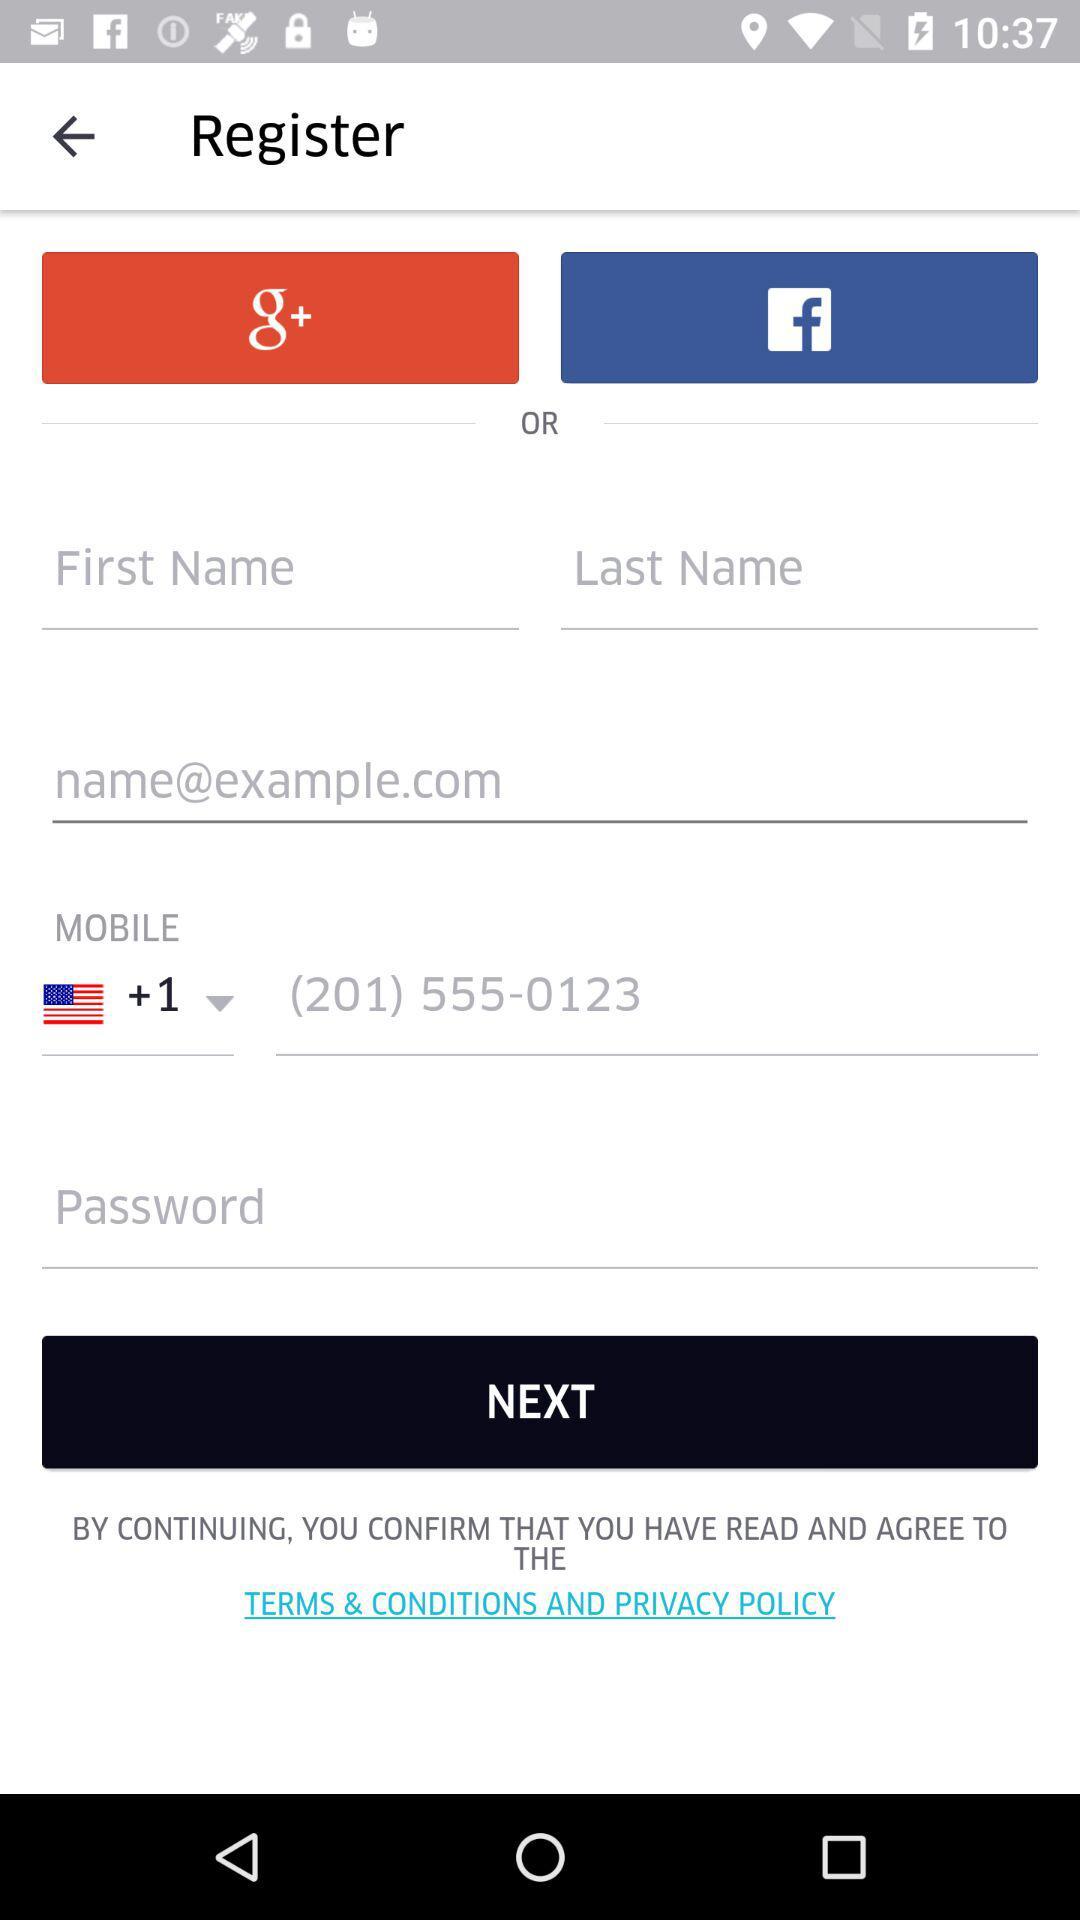  I want to click on place to enter the first name, so click(280, 577).